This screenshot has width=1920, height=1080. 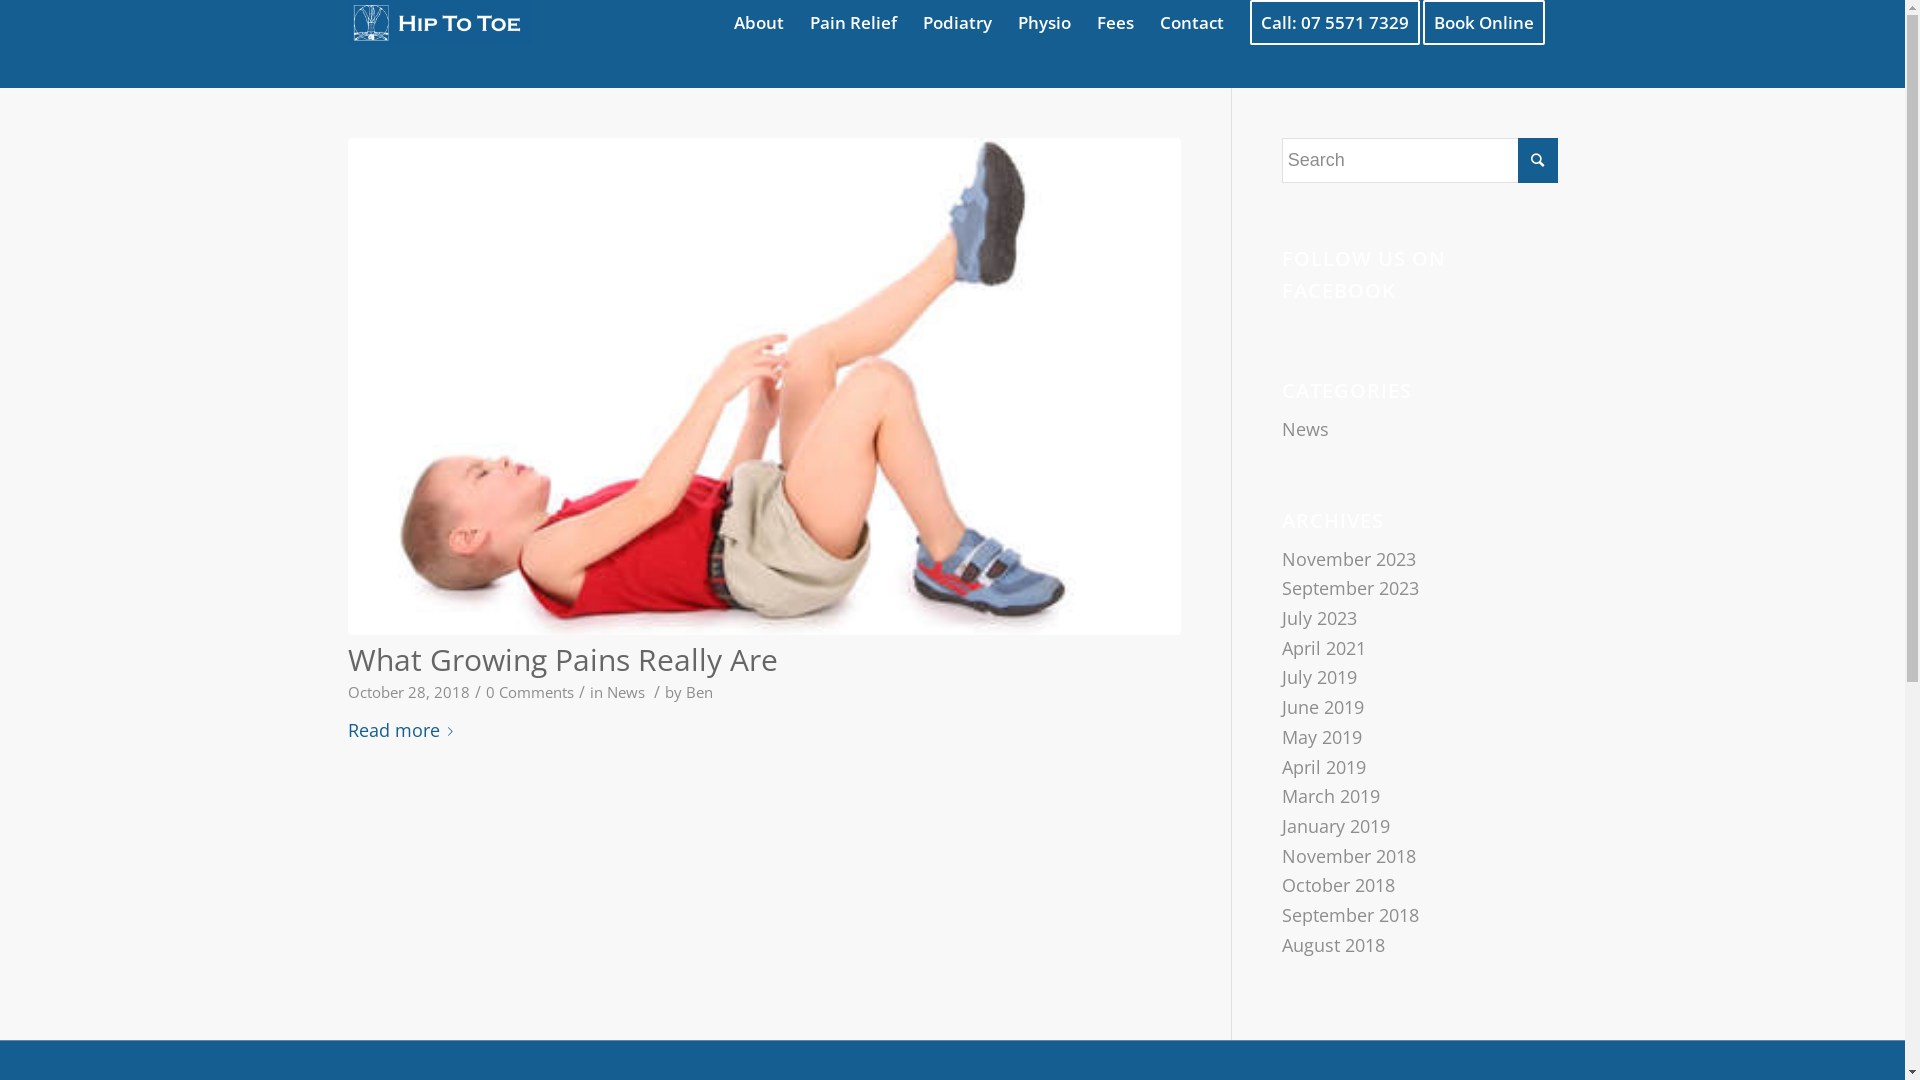 I want to click on 'October 2018', so click(x=1281, y=883).